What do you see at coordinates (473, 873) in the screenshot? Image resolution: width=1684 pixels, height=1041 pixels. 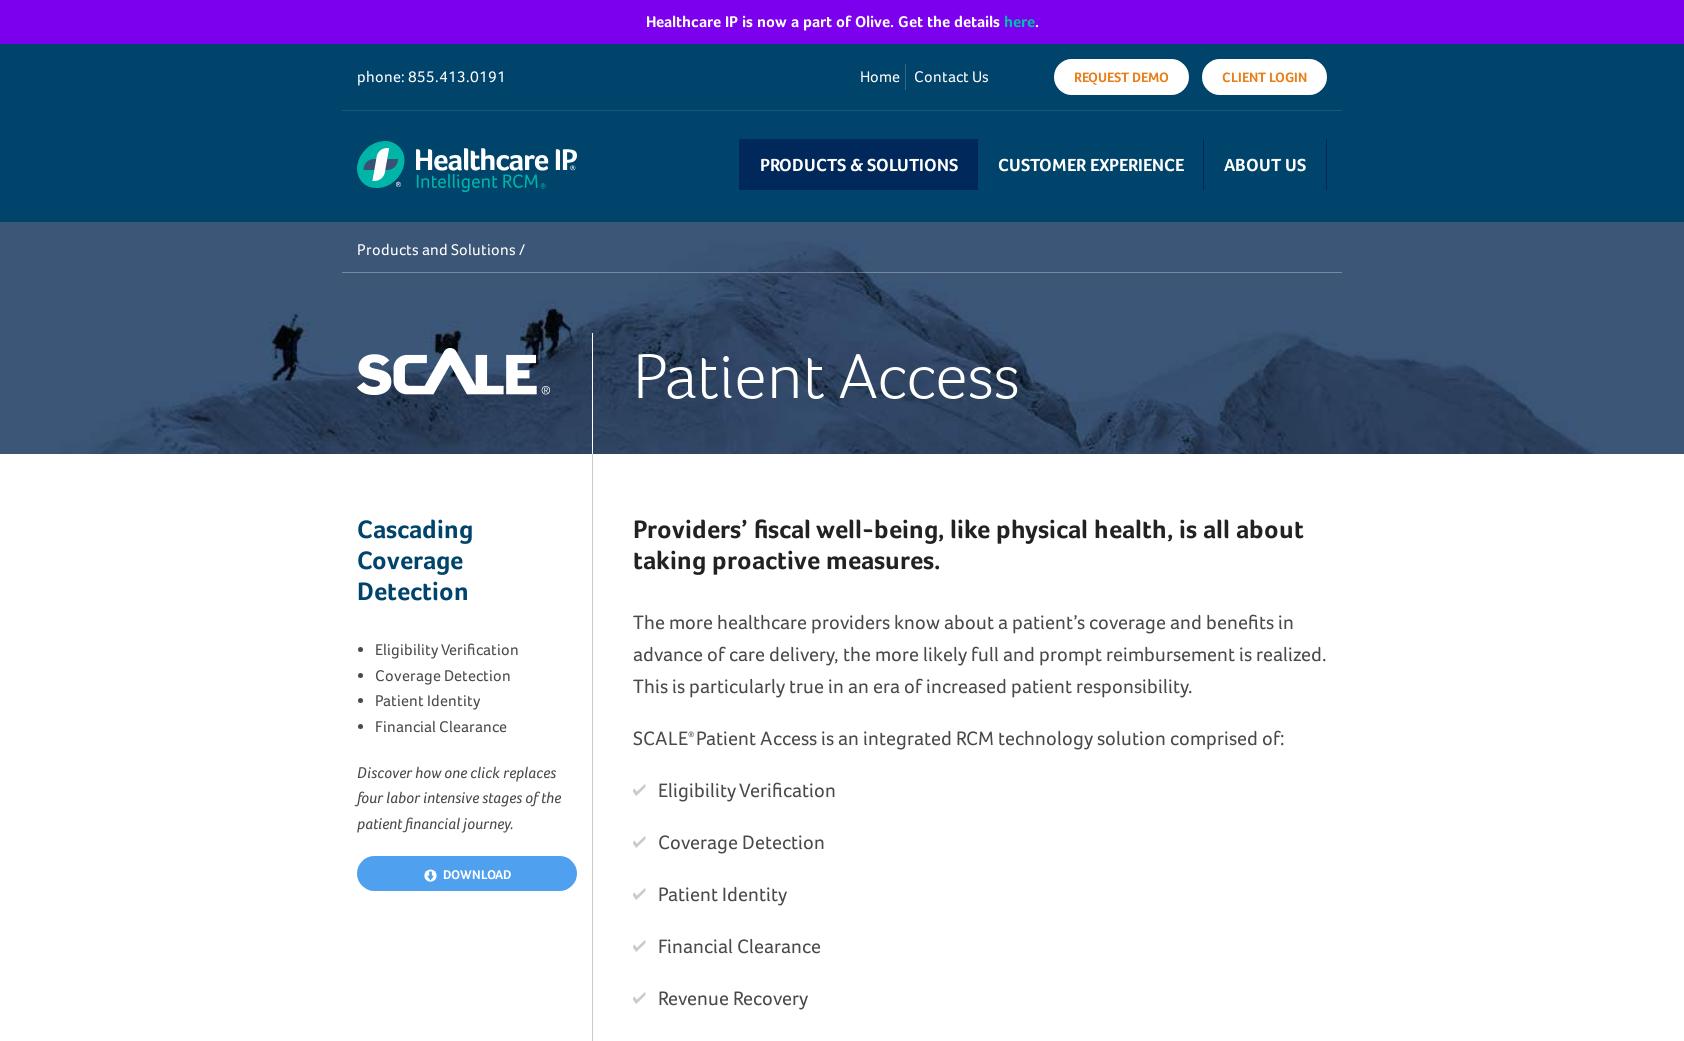 I see `'Download'` at bounding box center [473, 873].